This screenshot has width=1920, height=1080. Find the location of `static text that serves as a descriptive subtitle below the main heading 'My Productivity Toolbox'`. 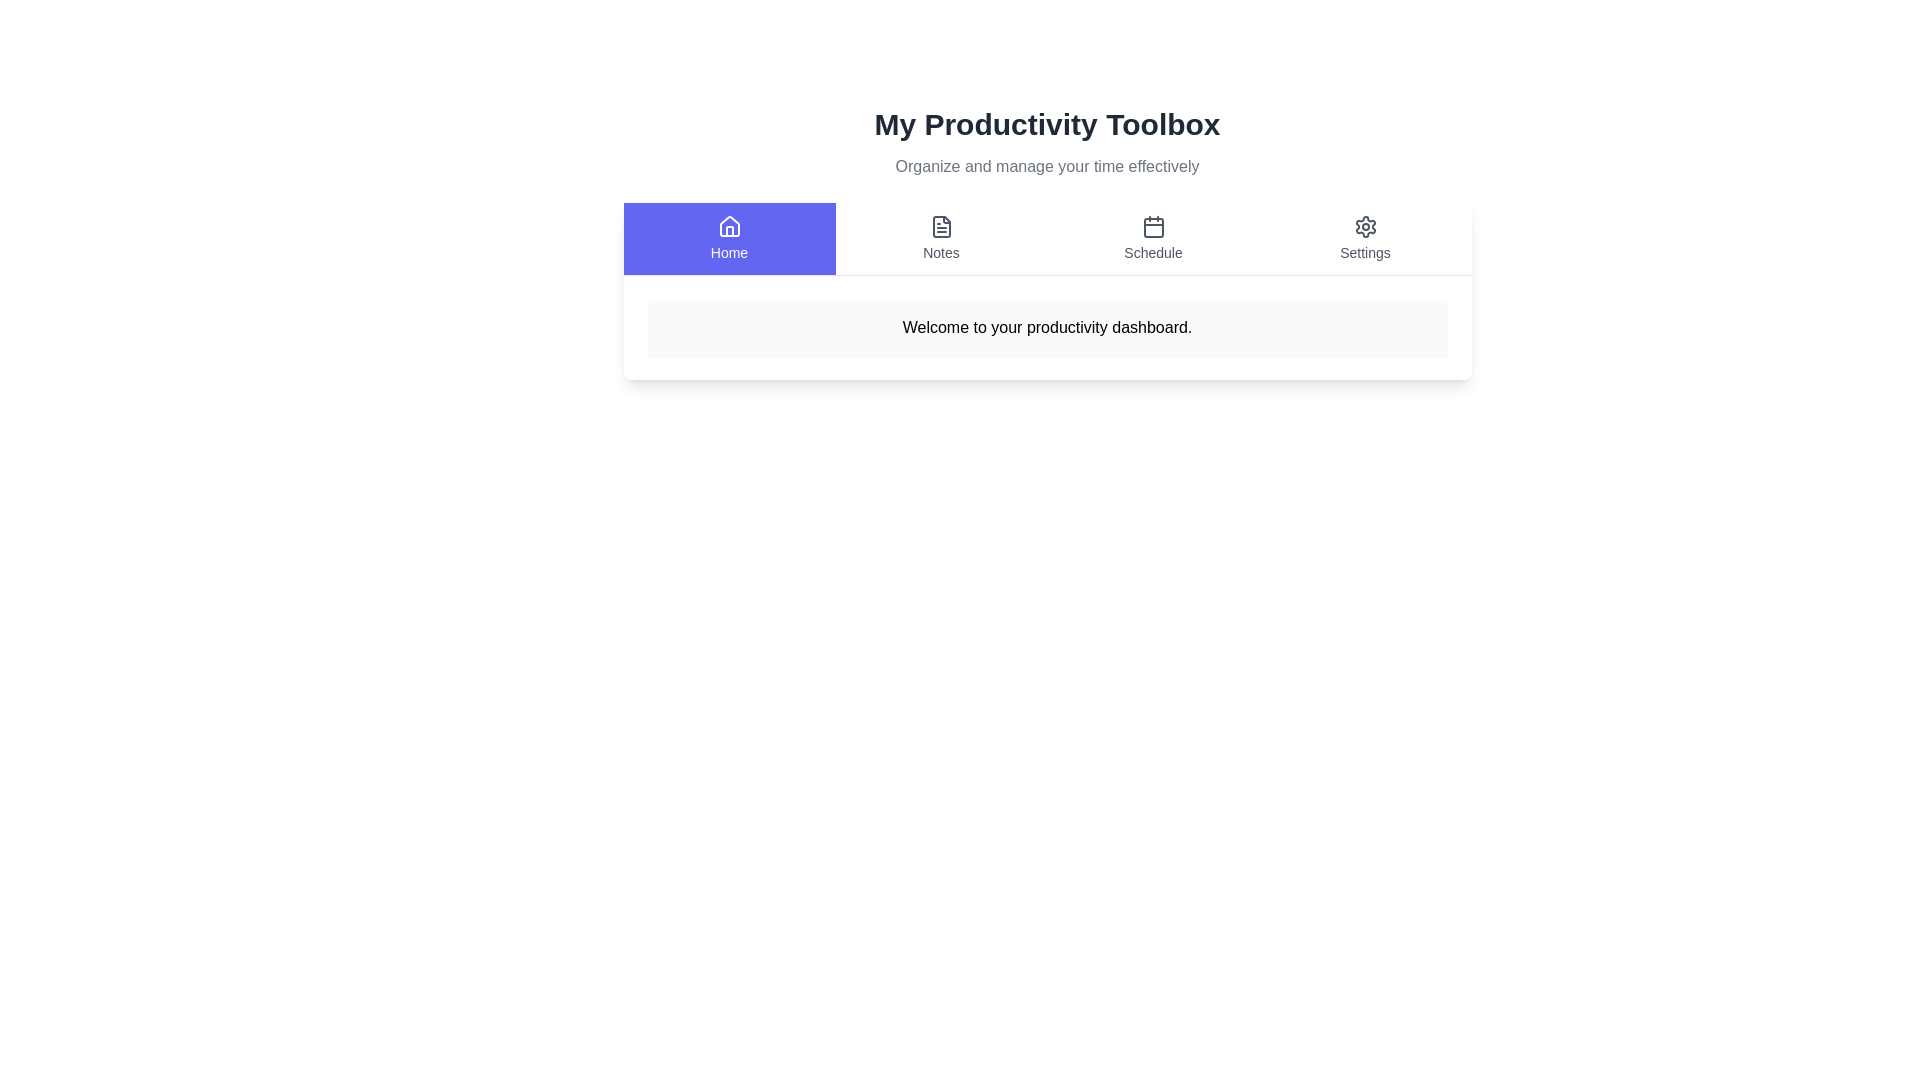

static text that serves as a descriptive subtitle below the main heading 'My Productivity Toolbox' is located at coordinates (1046, 165).